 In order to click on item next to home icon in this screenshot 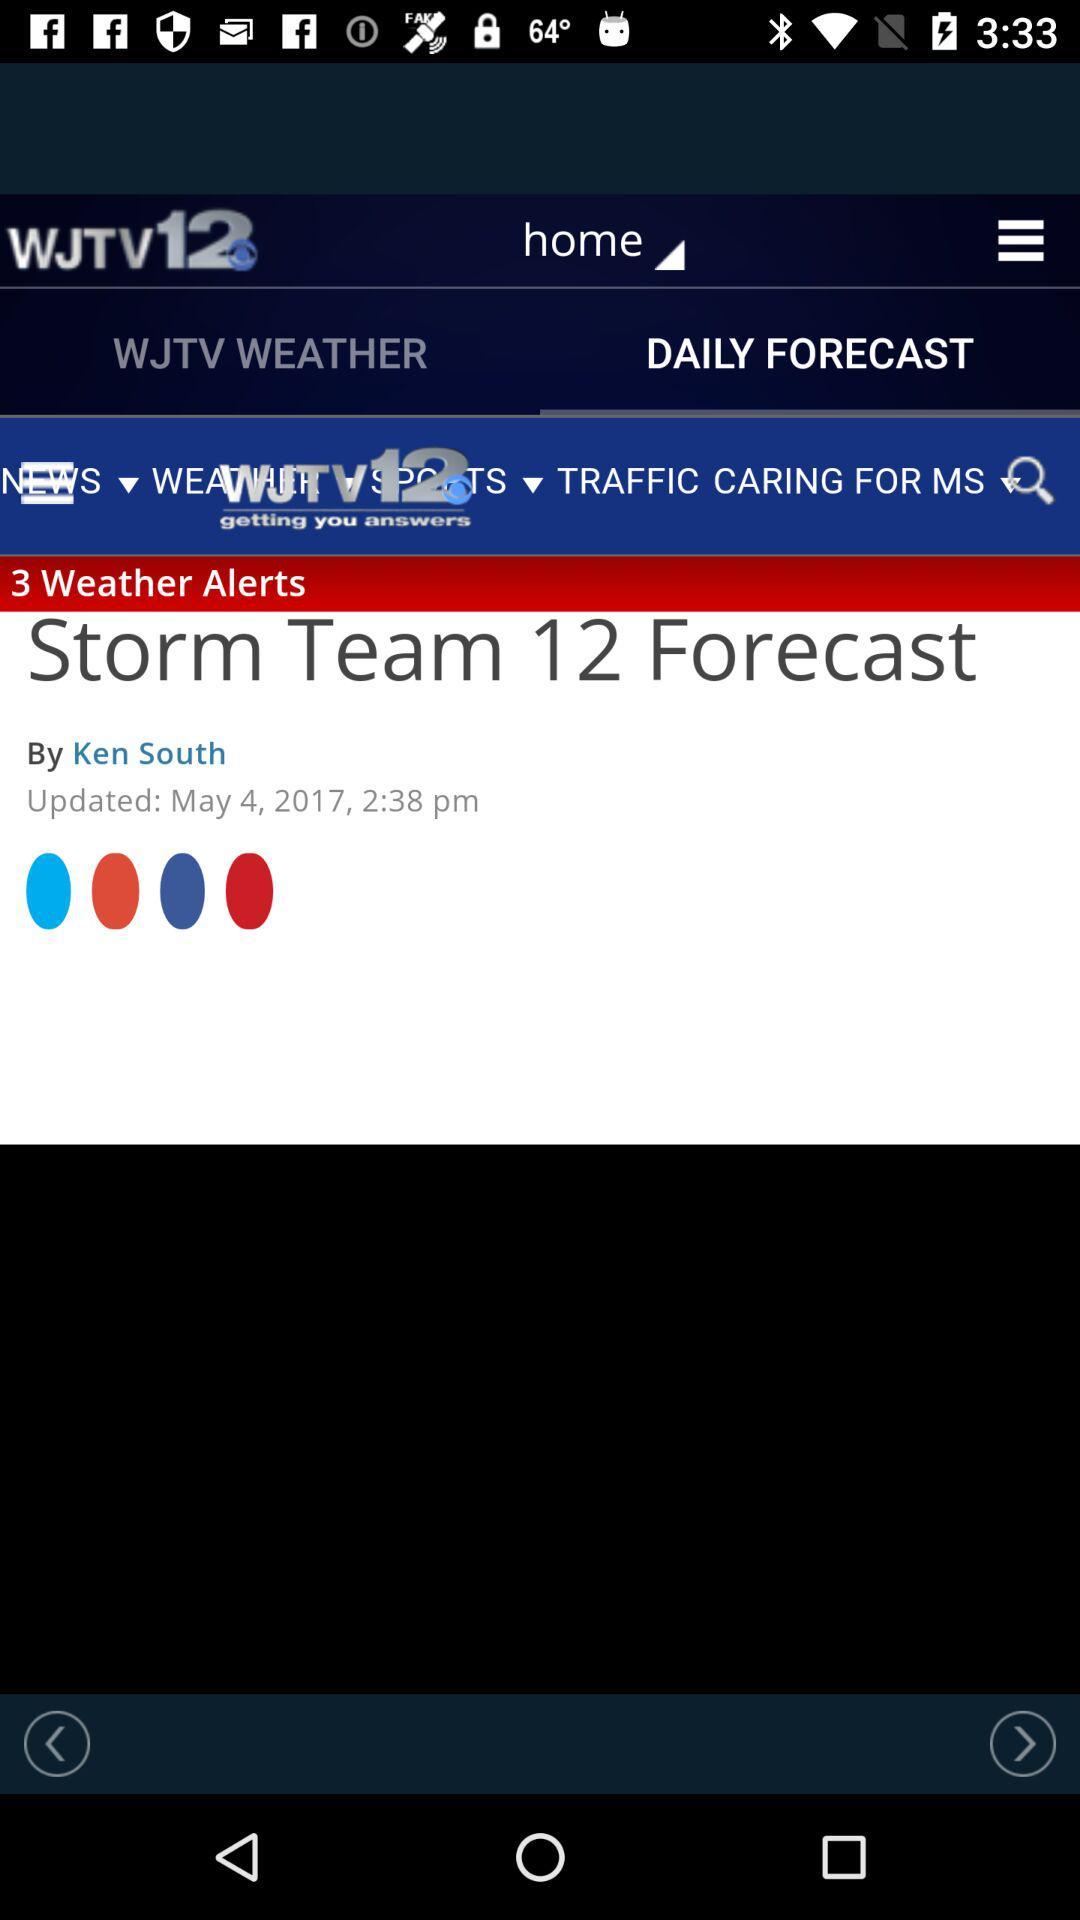, I will do `click(131, 240)`.